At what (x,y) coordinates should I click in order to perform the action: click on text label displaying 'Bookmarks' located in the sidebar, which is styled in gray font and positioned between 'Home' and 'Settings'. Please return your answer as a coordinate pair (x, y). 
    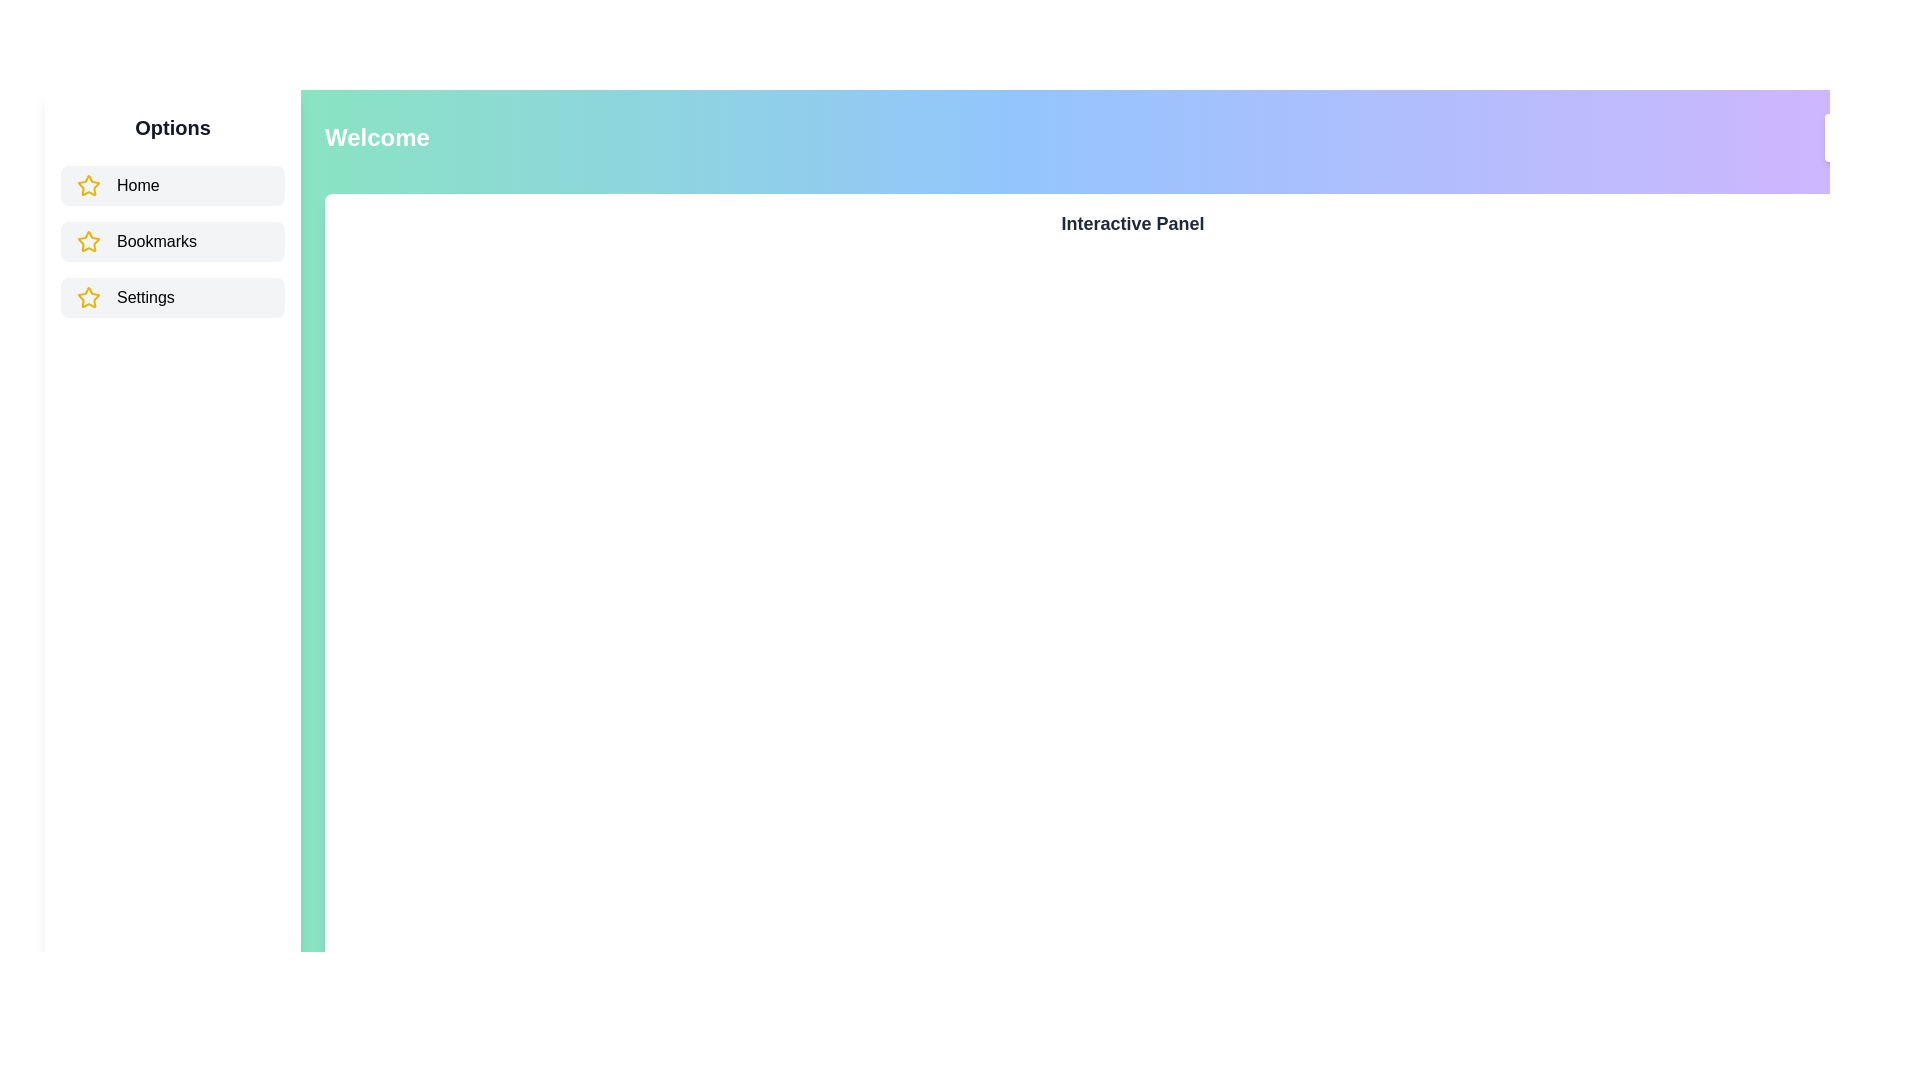
    Looking at the image, I should click on (156, 241).